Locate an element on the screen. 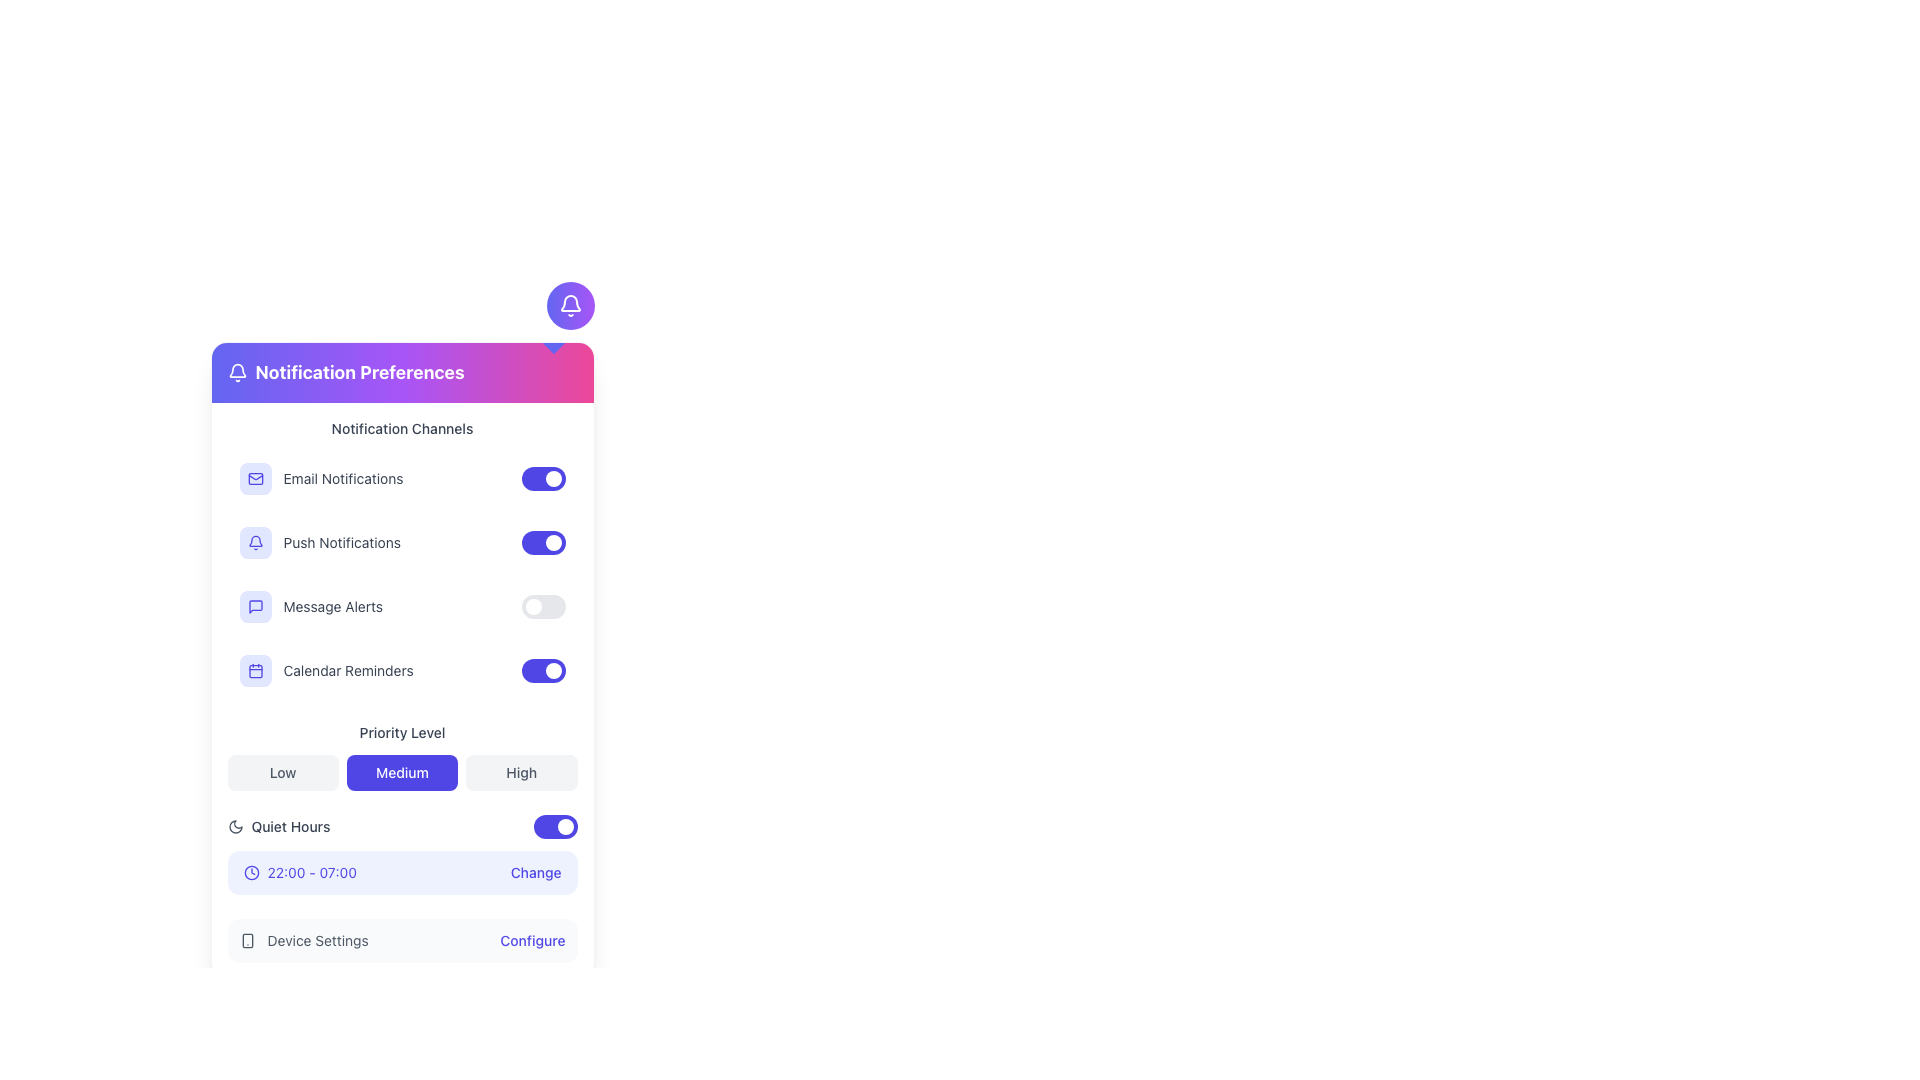 The height and width of the screenshot is (1080, 1920). the 'Medium' button in the Button Group using the keyboard tab and select it using the enter key is located at coordinates (401, 771).